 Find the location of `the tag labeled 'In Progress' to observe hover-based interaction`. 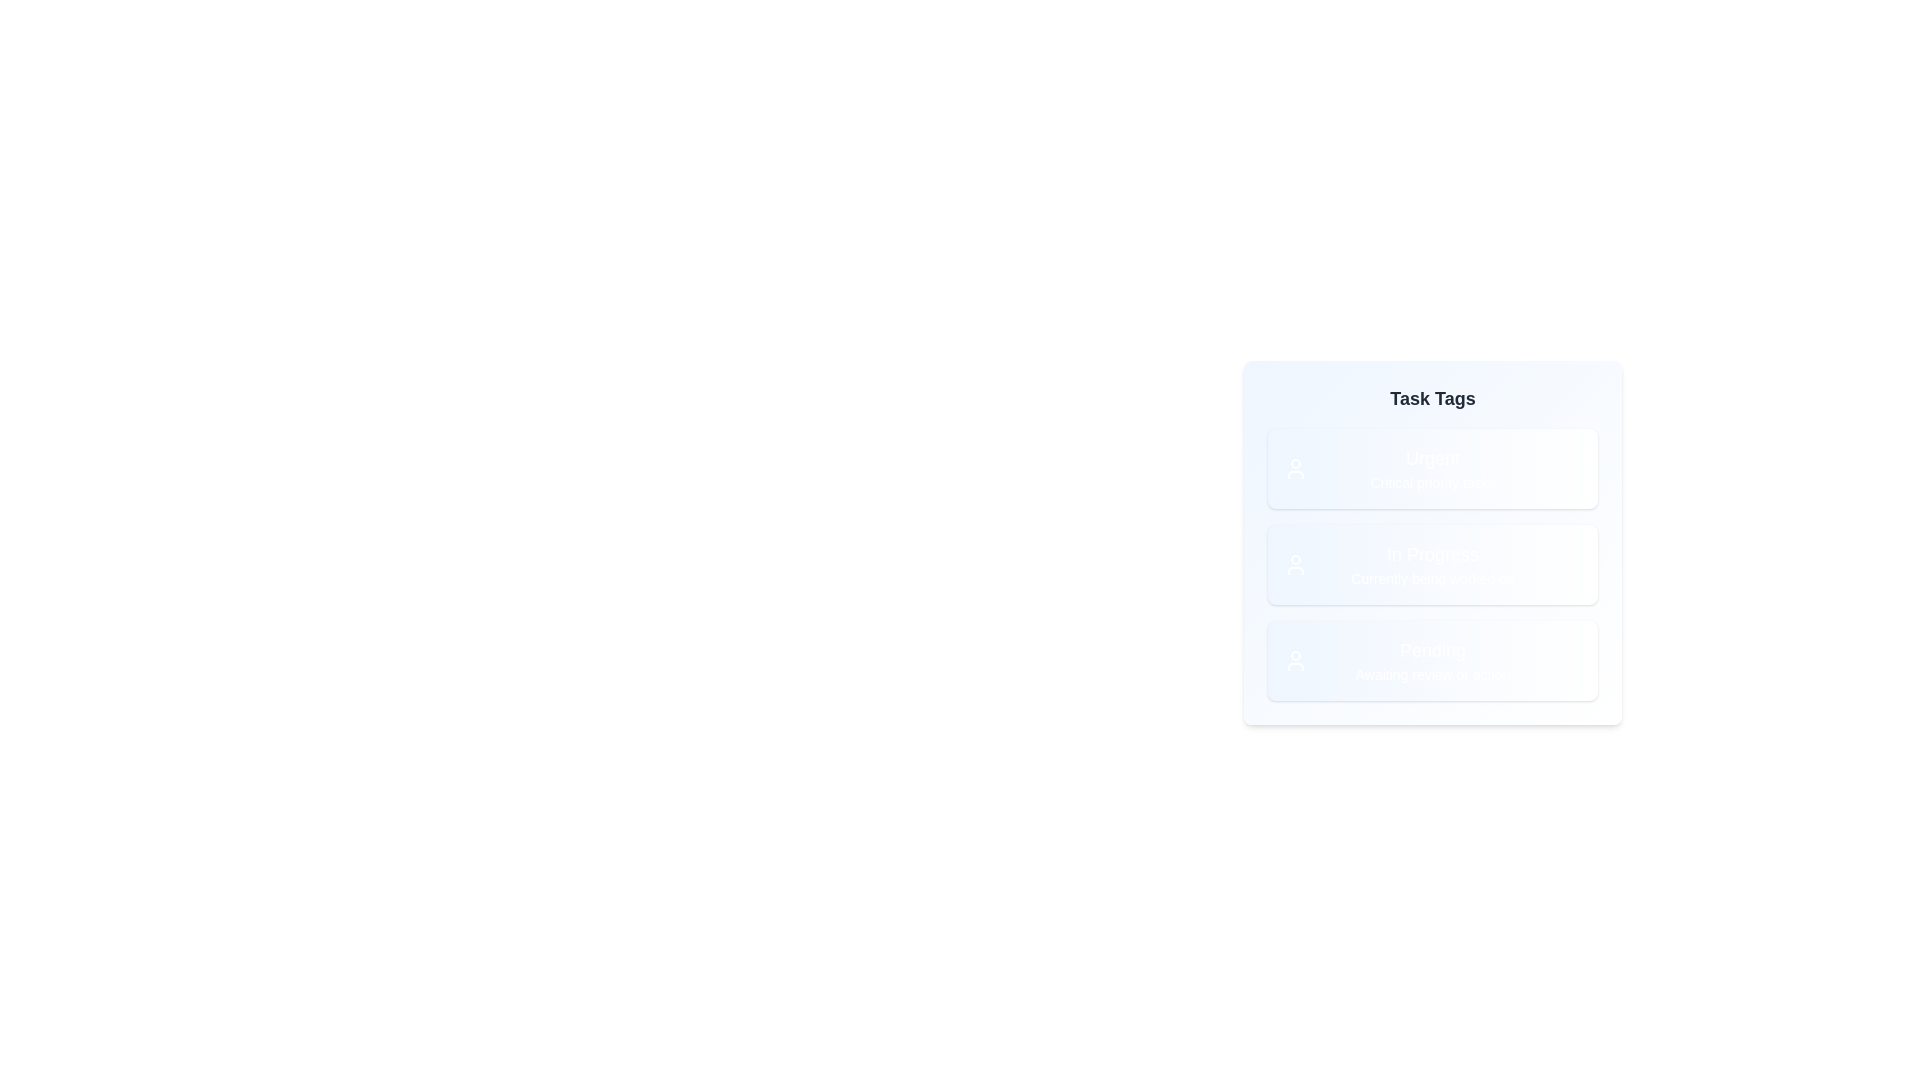

the tag labeled 'In Progress' to observe hover-based interaction is located at coordinates (1432, 564).